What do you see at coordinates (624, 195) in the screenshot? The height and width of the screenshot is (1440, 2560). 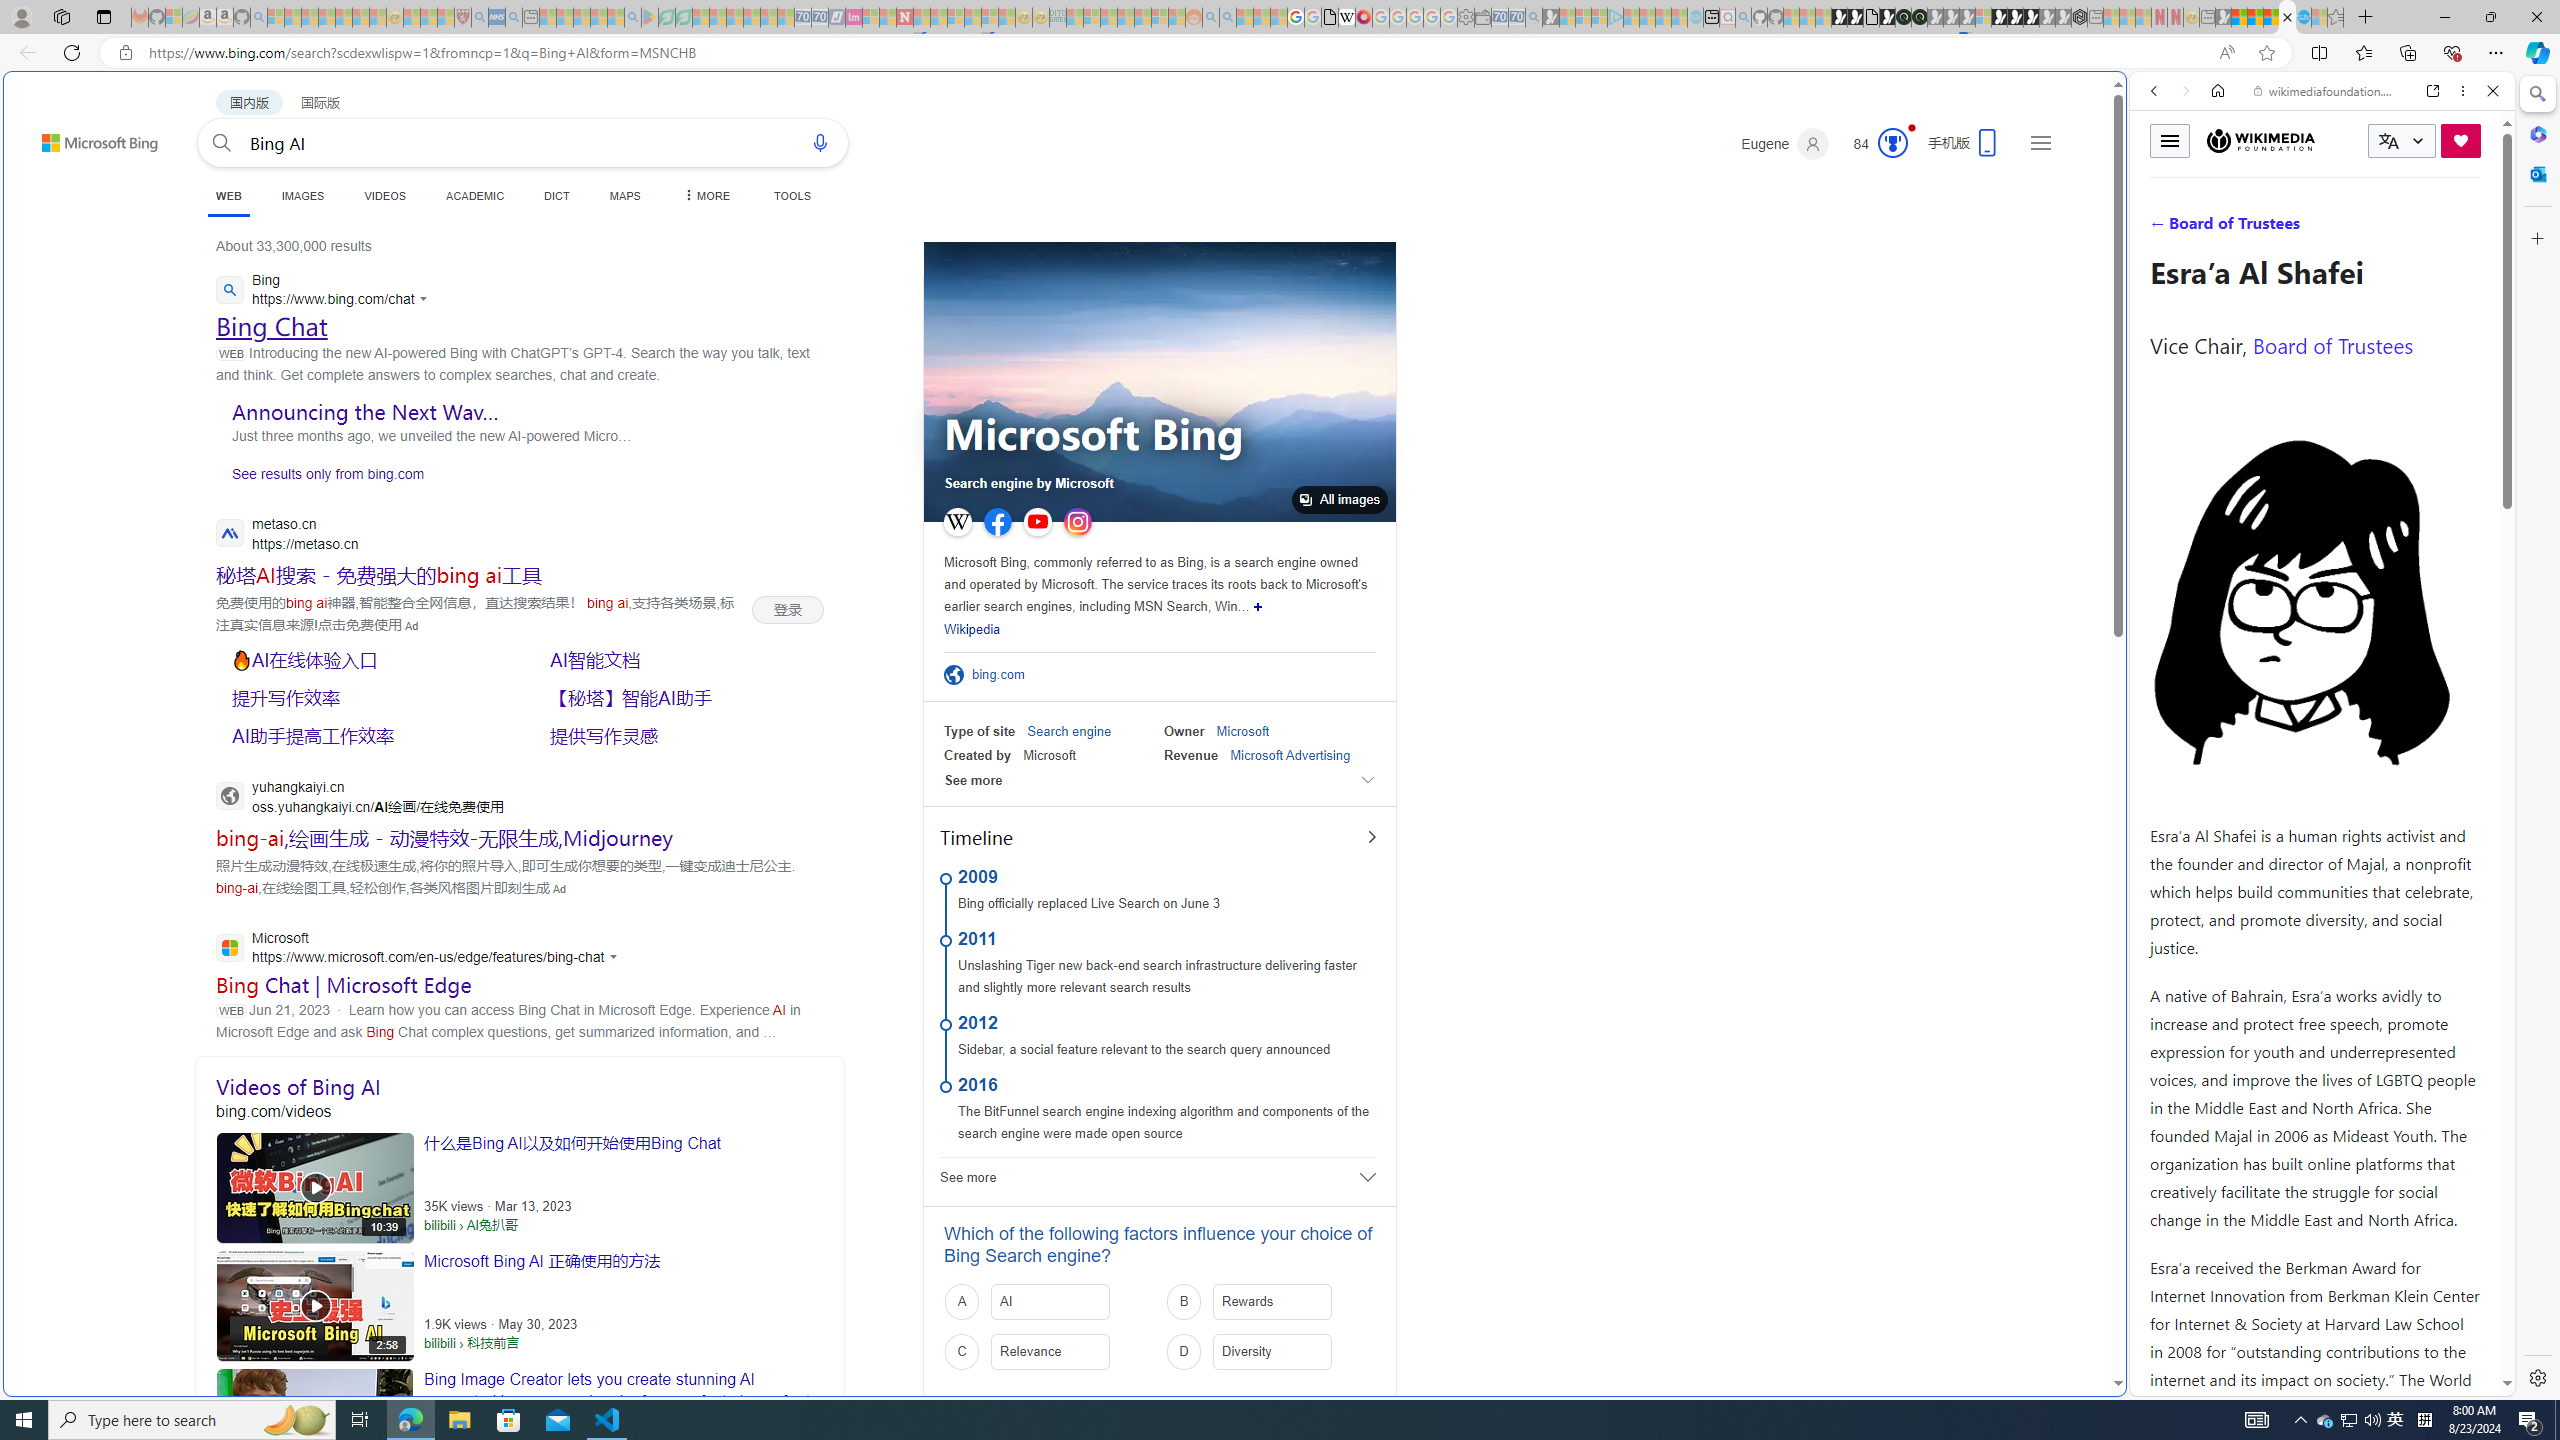 I see `'MAPS'` at bounding box center [624, 195].